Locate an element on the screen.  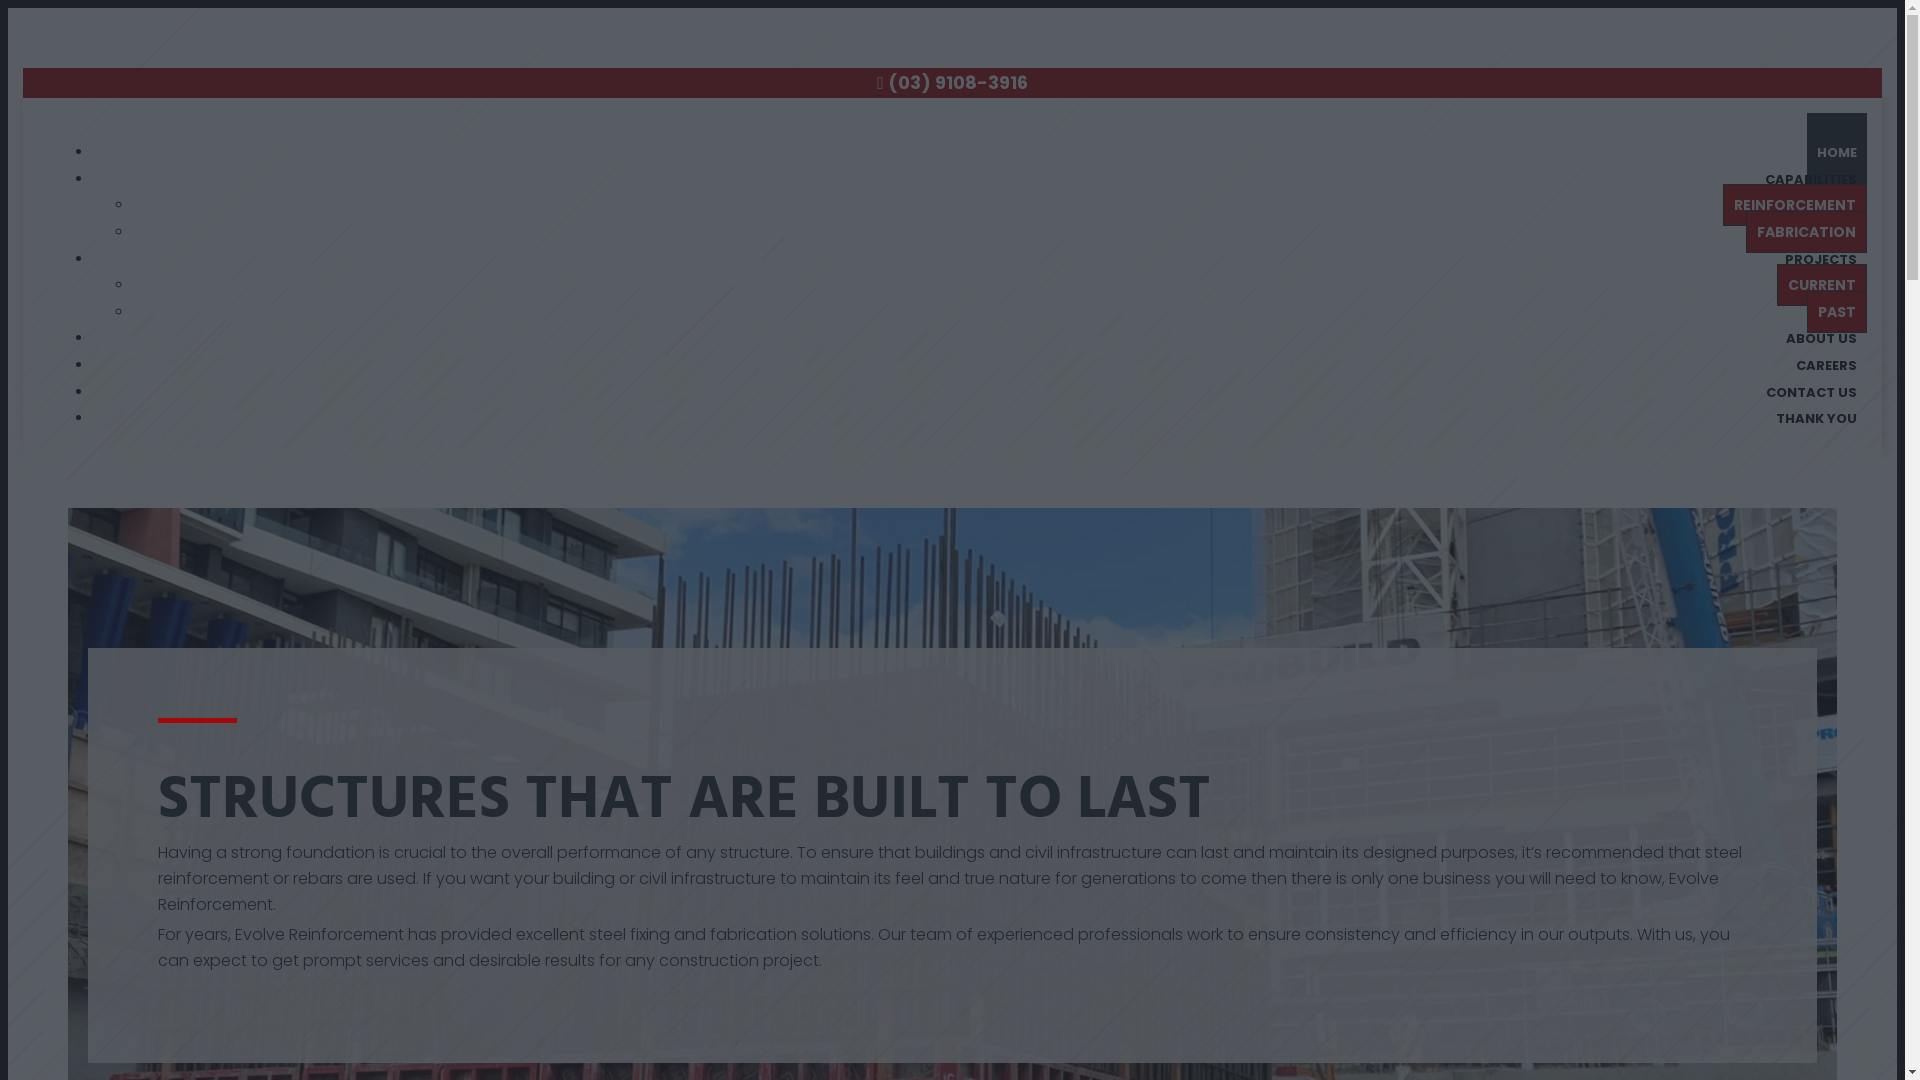
'CONTACT US' is located at coordinates (1755, 392).